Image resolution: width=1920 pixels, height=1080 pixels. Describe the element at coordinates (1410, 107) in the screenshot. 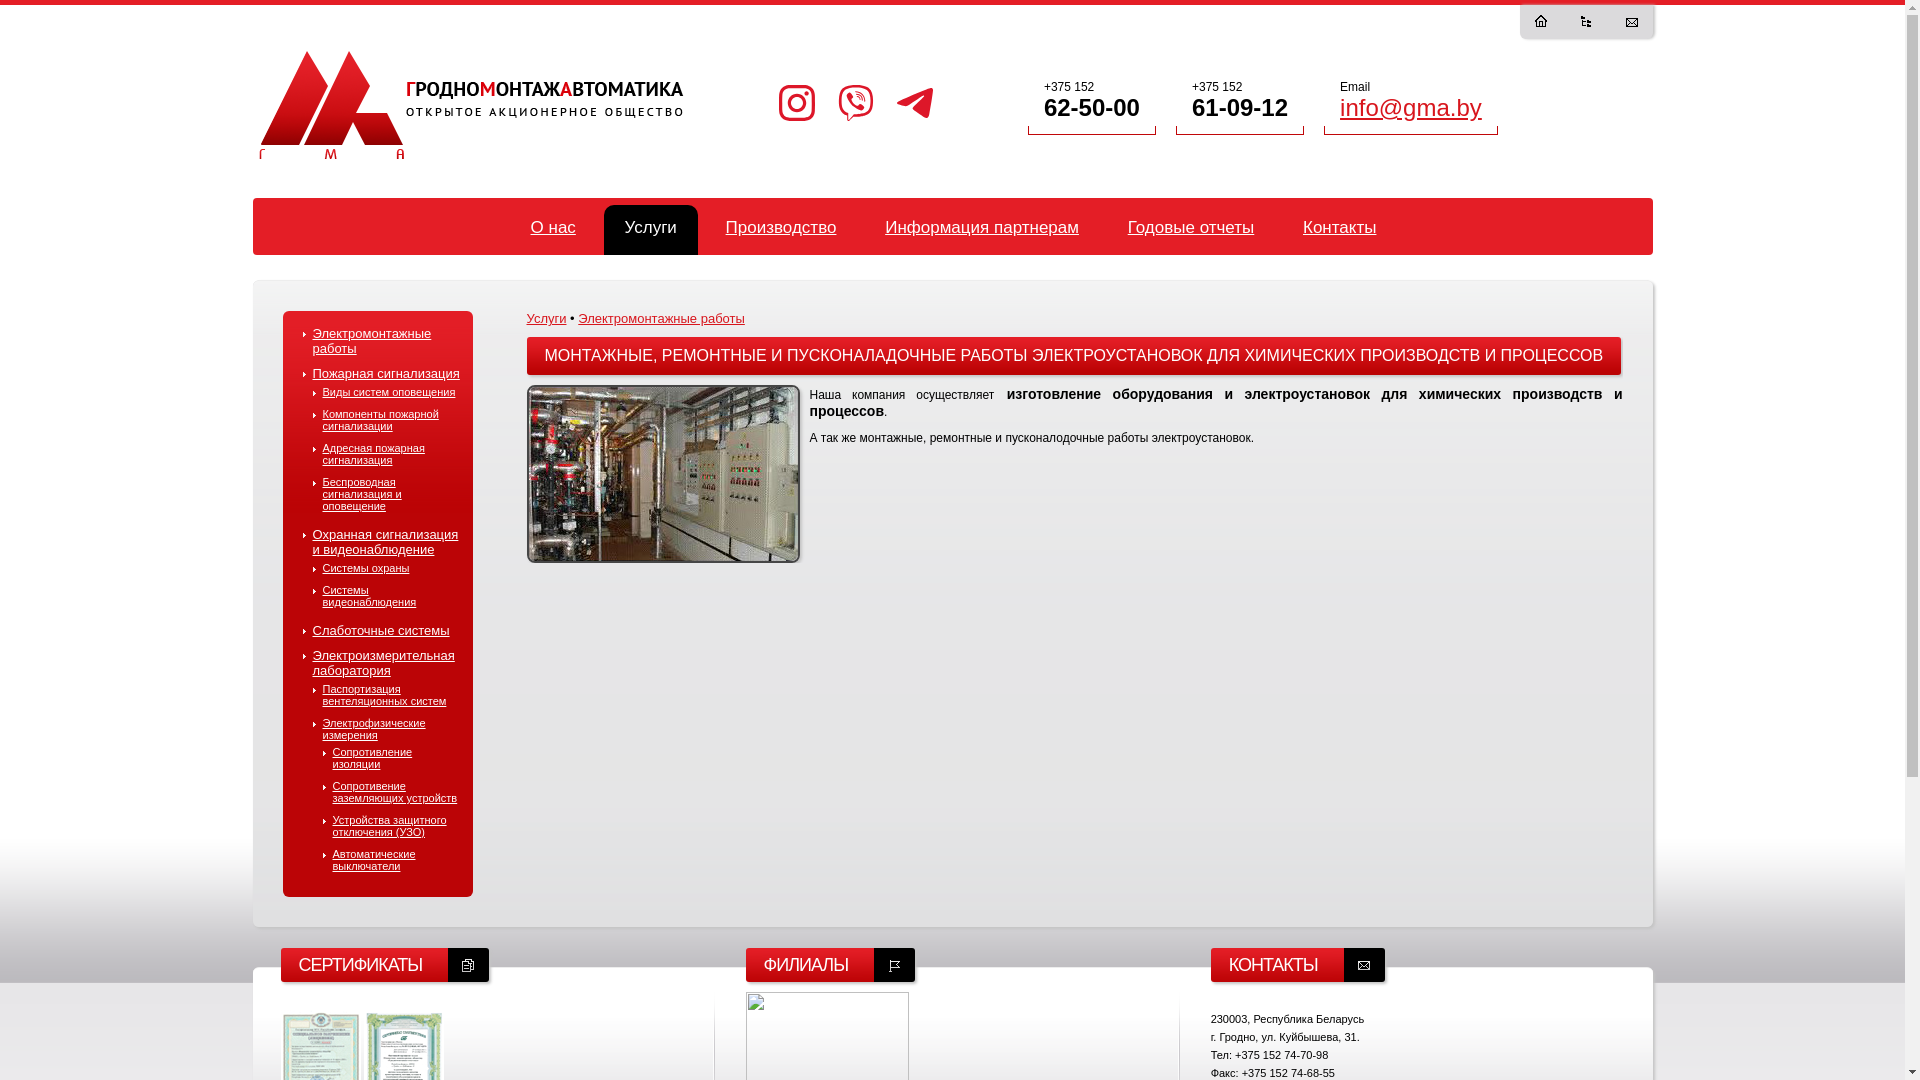

I see `'info@gma.by'` at that location.